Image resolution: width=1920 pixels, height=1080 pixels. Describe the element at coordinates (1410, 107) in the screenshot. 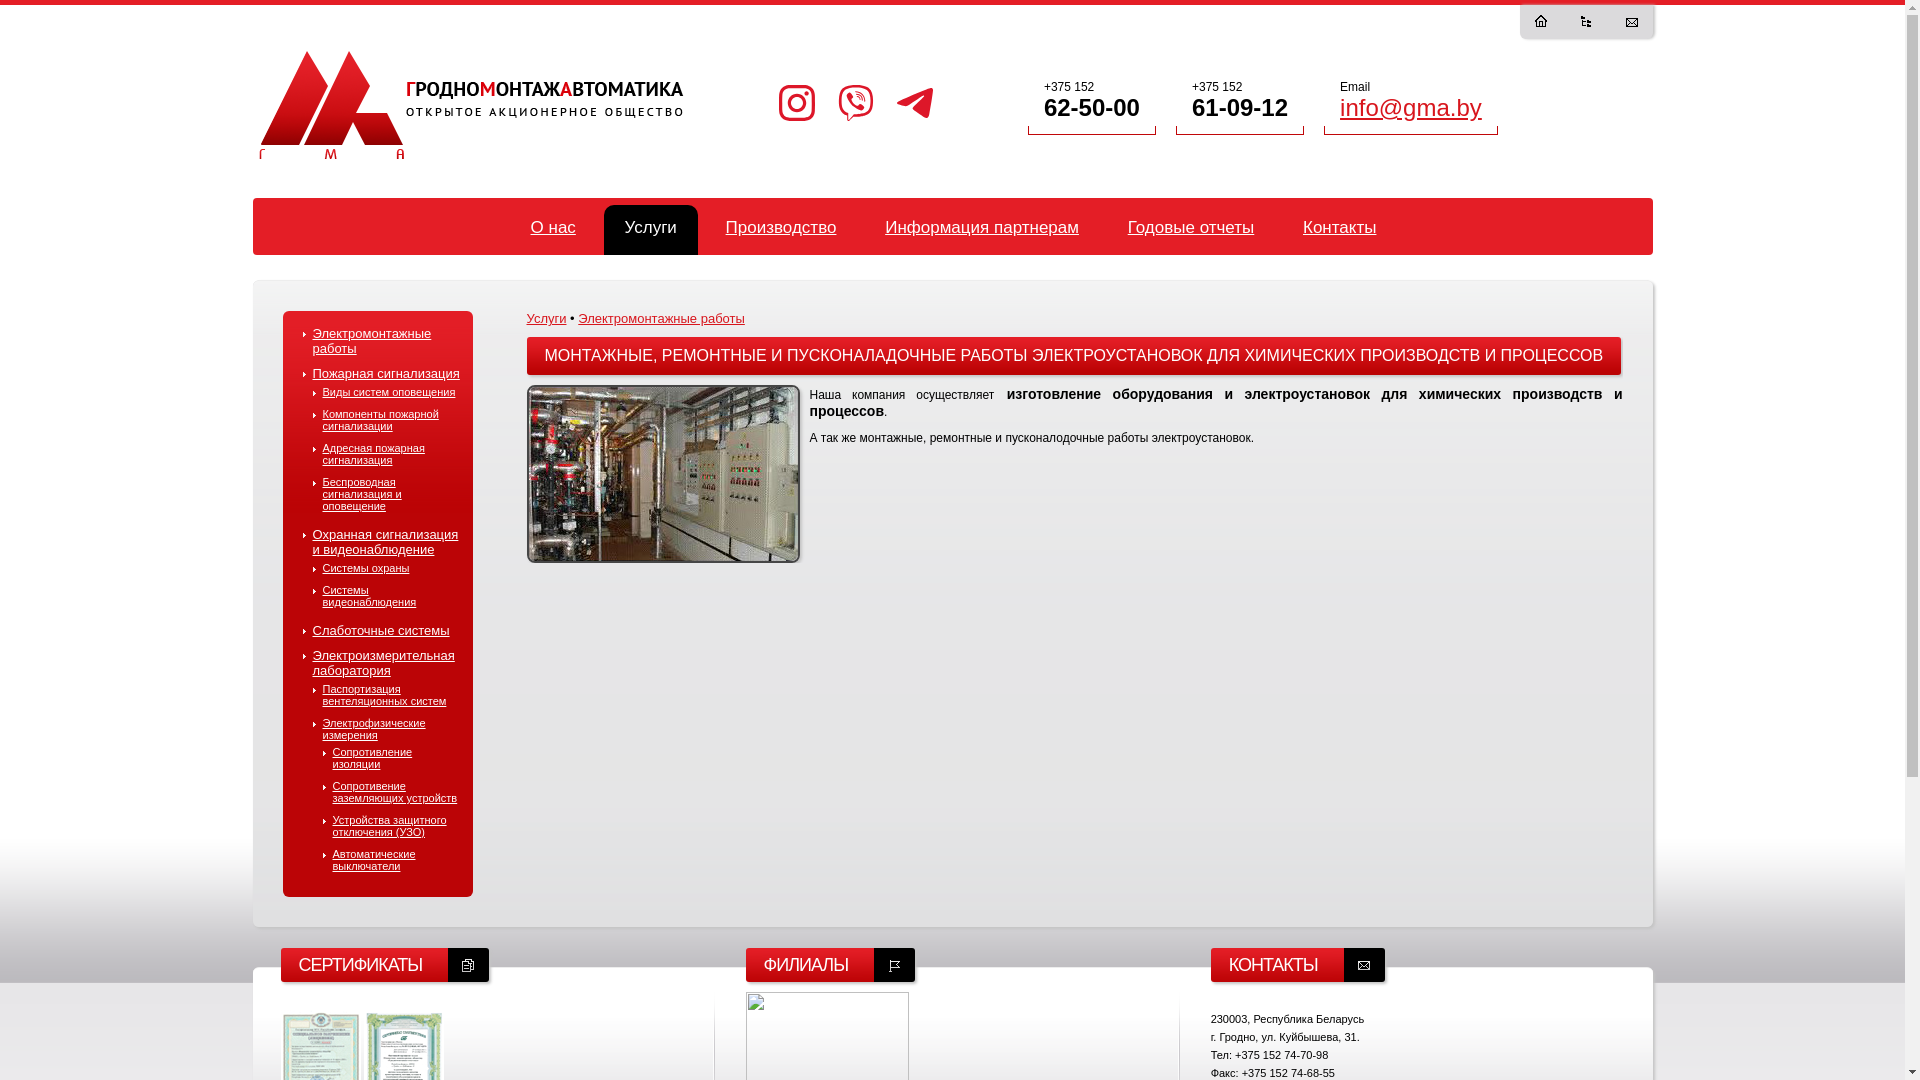

I see `'info@gma.by'` at that location.